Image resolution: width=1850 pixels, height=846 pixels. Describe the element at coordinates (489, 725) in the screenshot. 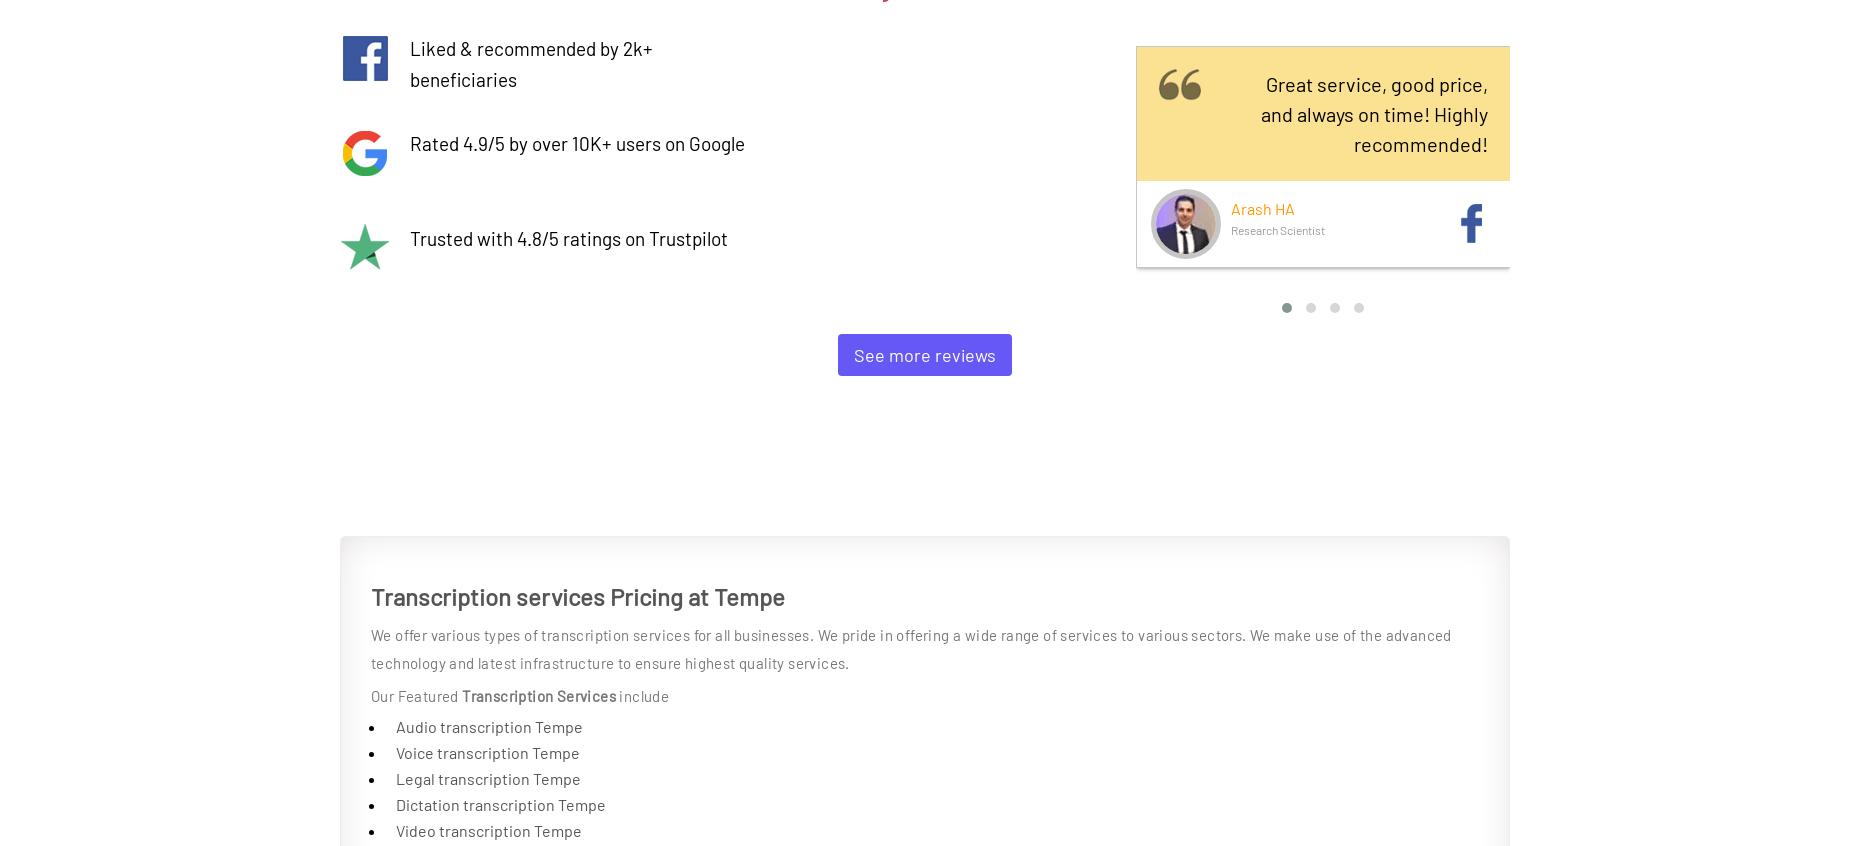

I see `'Audio transcription Tempe'` at that location.